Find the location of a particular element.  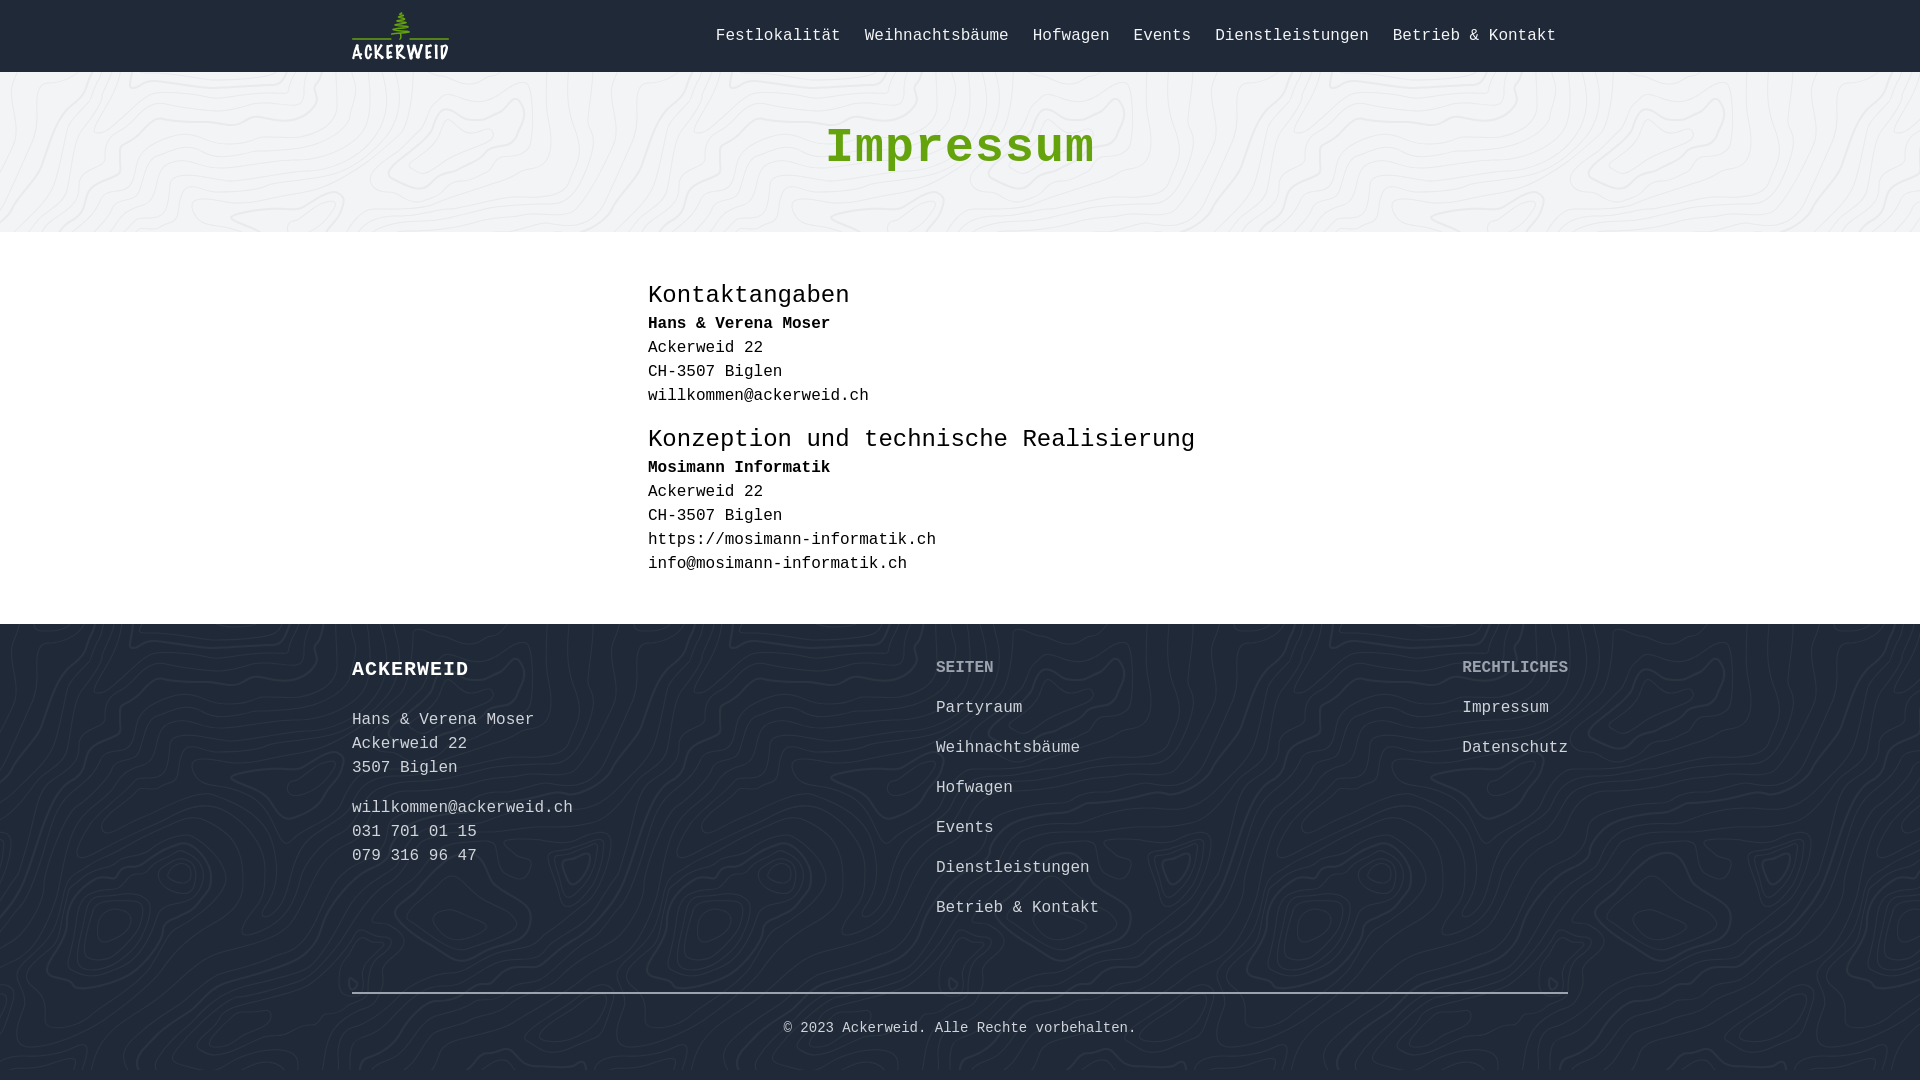

'https://mosimann-informatik.ch' is located at coordinates (791, 540).